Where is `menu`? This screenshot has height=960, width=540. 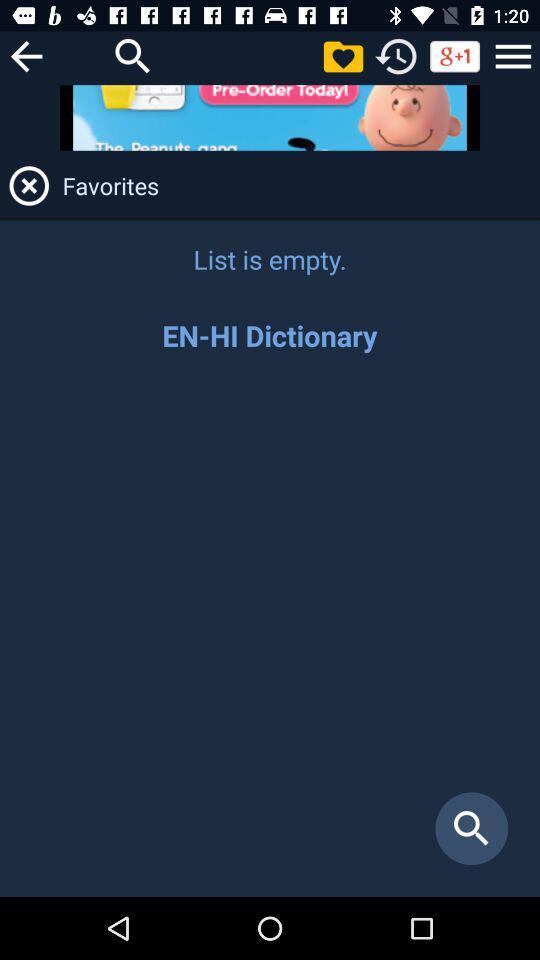 menu is located at coordinates (513, 55).